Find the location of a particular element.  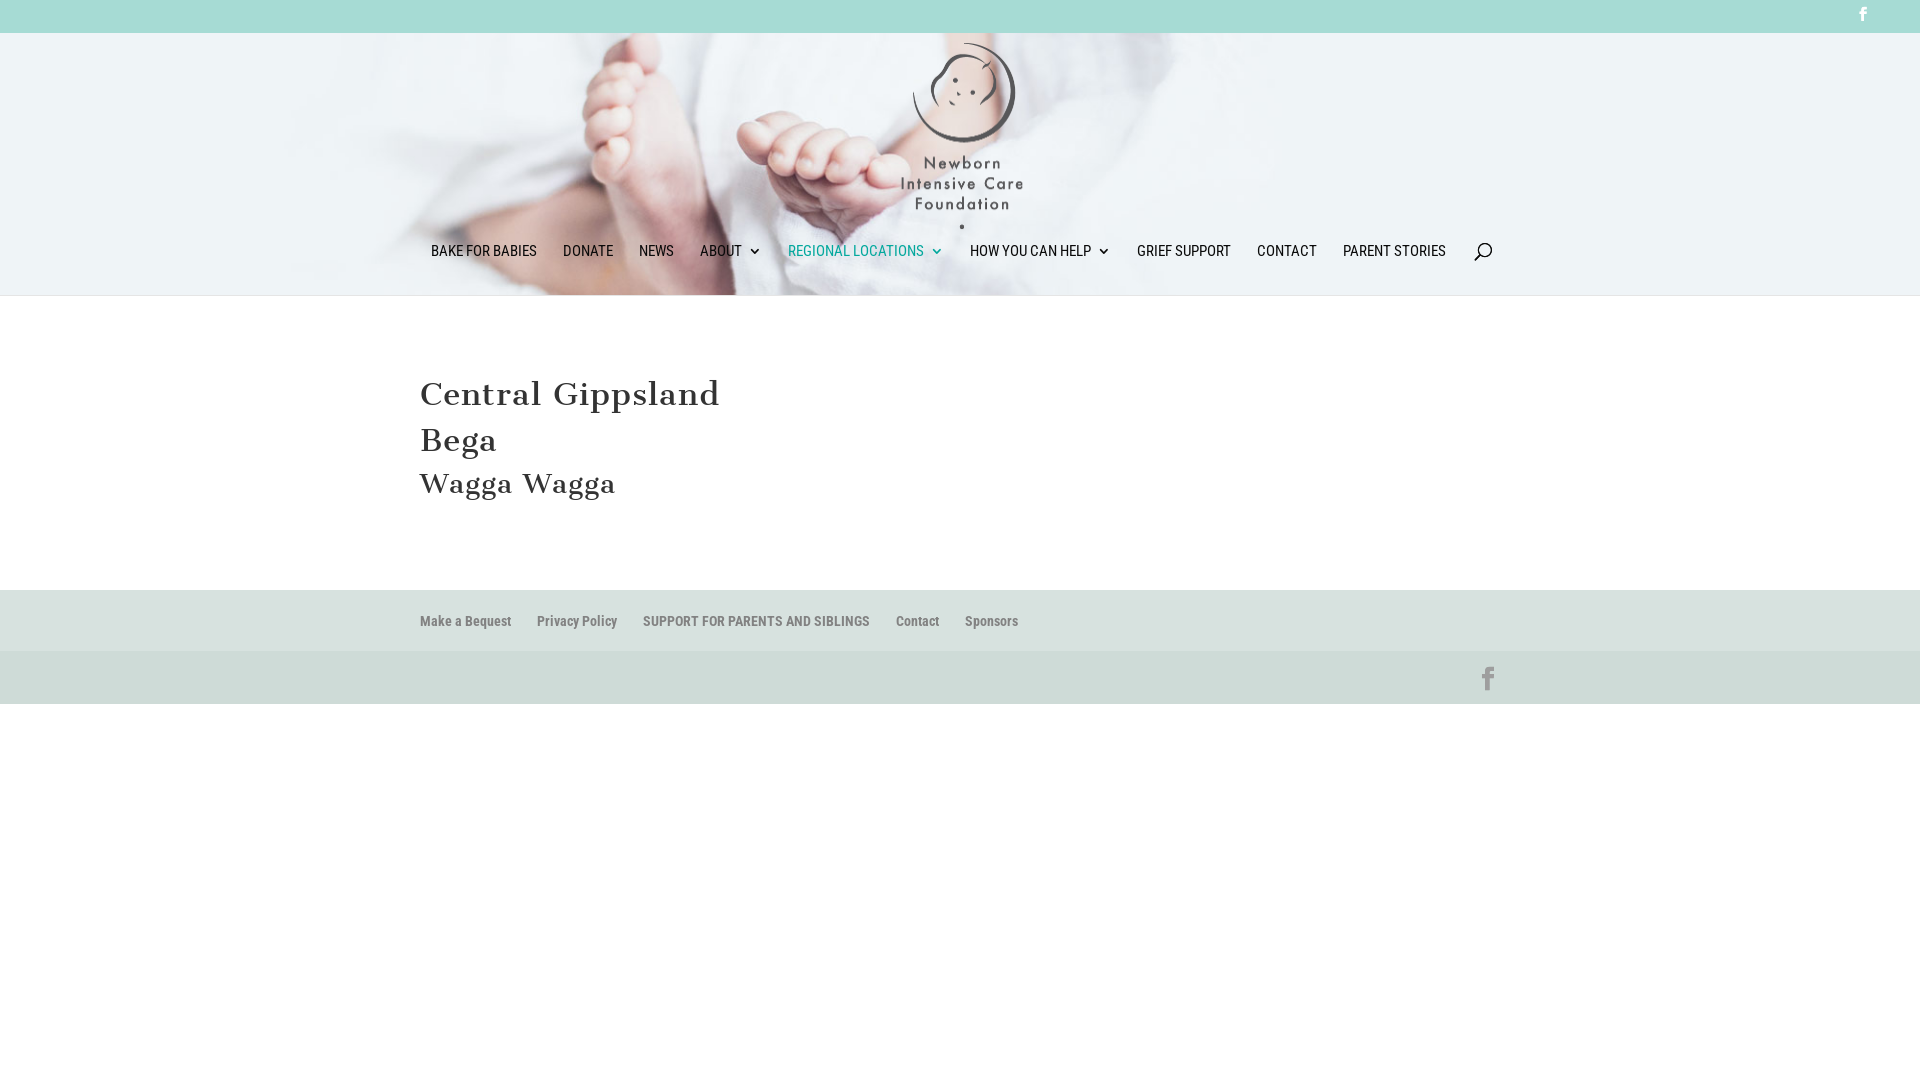

'Sponsors' is located at coordinates (991, 620).